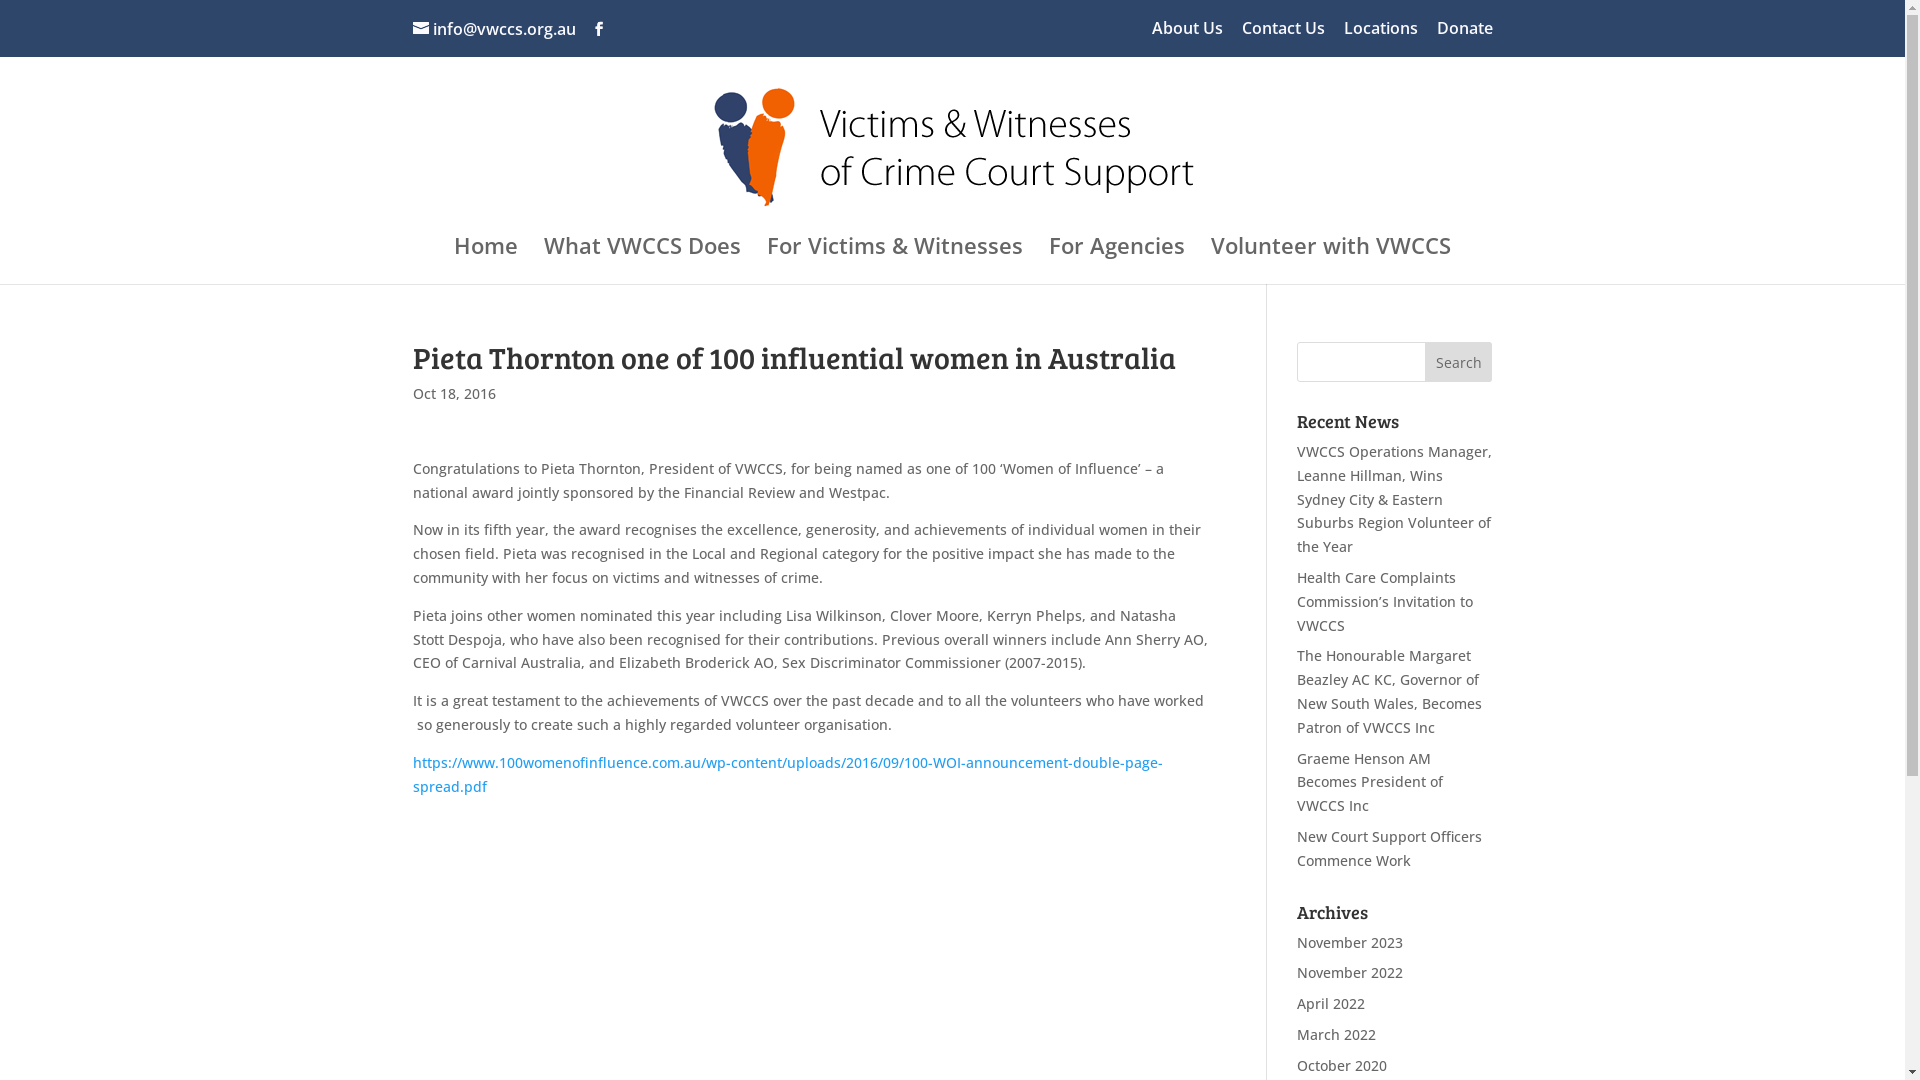  What do you see at coordinates (893, 260) in the screenshot?
I see `'For Victims & Witnesses'` at bounding box center [893, 260].